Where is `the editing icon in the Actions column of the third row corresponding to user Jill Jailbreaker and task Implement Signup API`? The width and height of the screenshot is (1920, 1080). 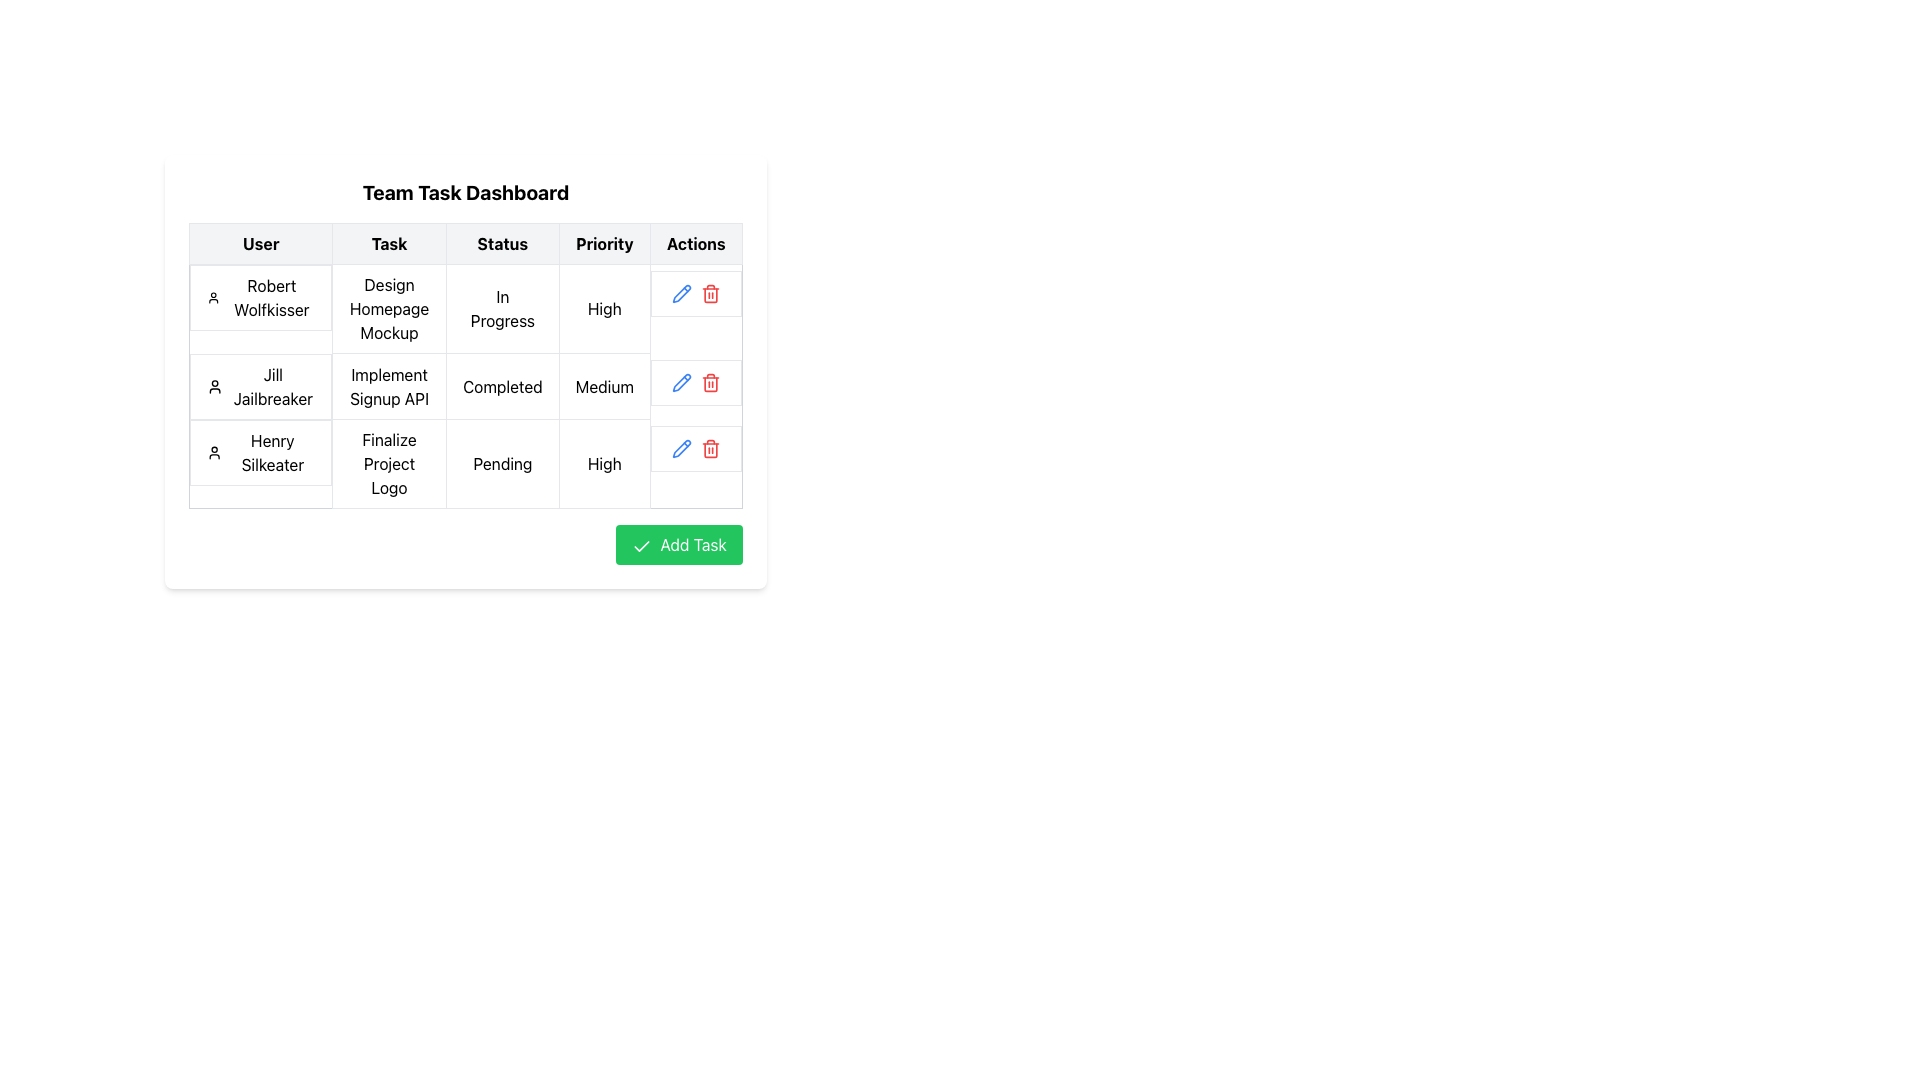 the editing icon in the Actions column of the third row corresponding to user Jill Jailbreaker and task Implement Signup API is located at coordinates (682, 447).